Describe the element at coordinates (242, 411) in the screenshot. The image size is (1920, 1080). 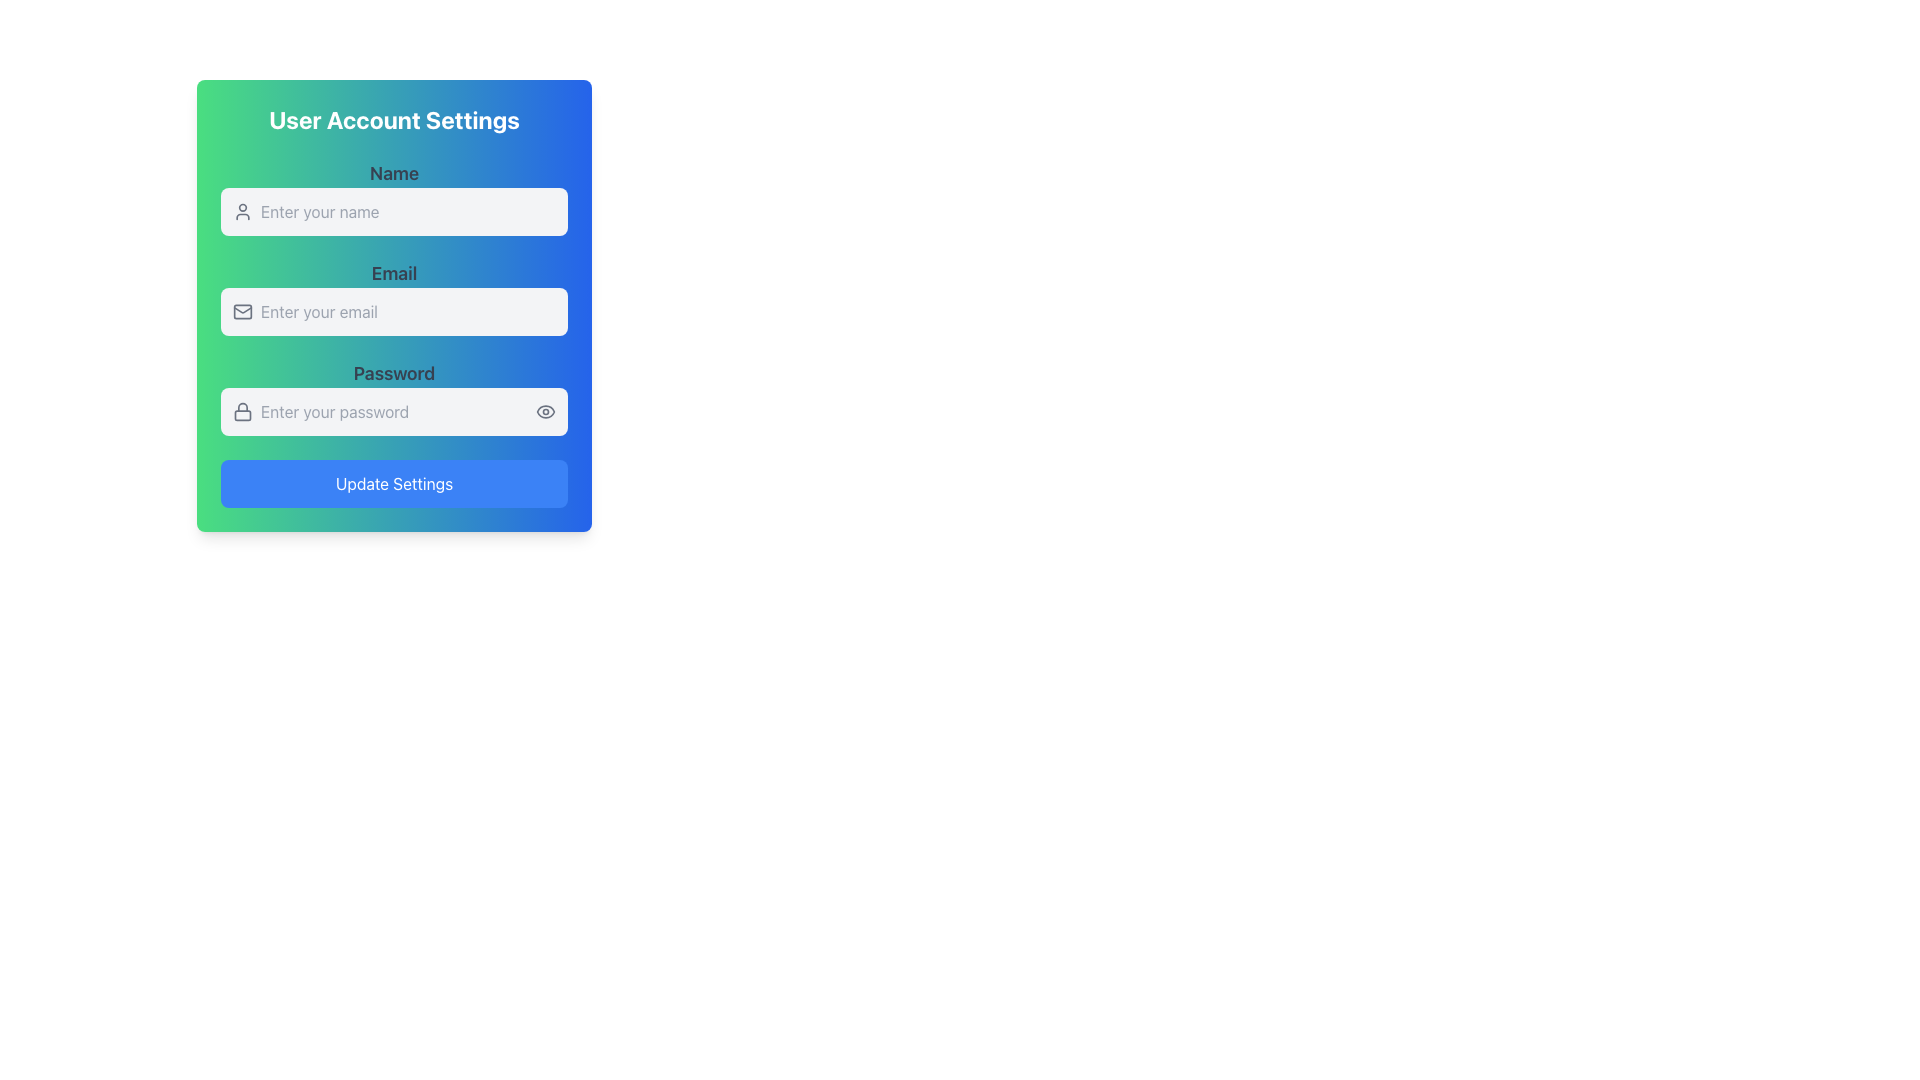
I see `the minimalist gray lock icon located to the left of the password input field in the user account settings form` at that location.